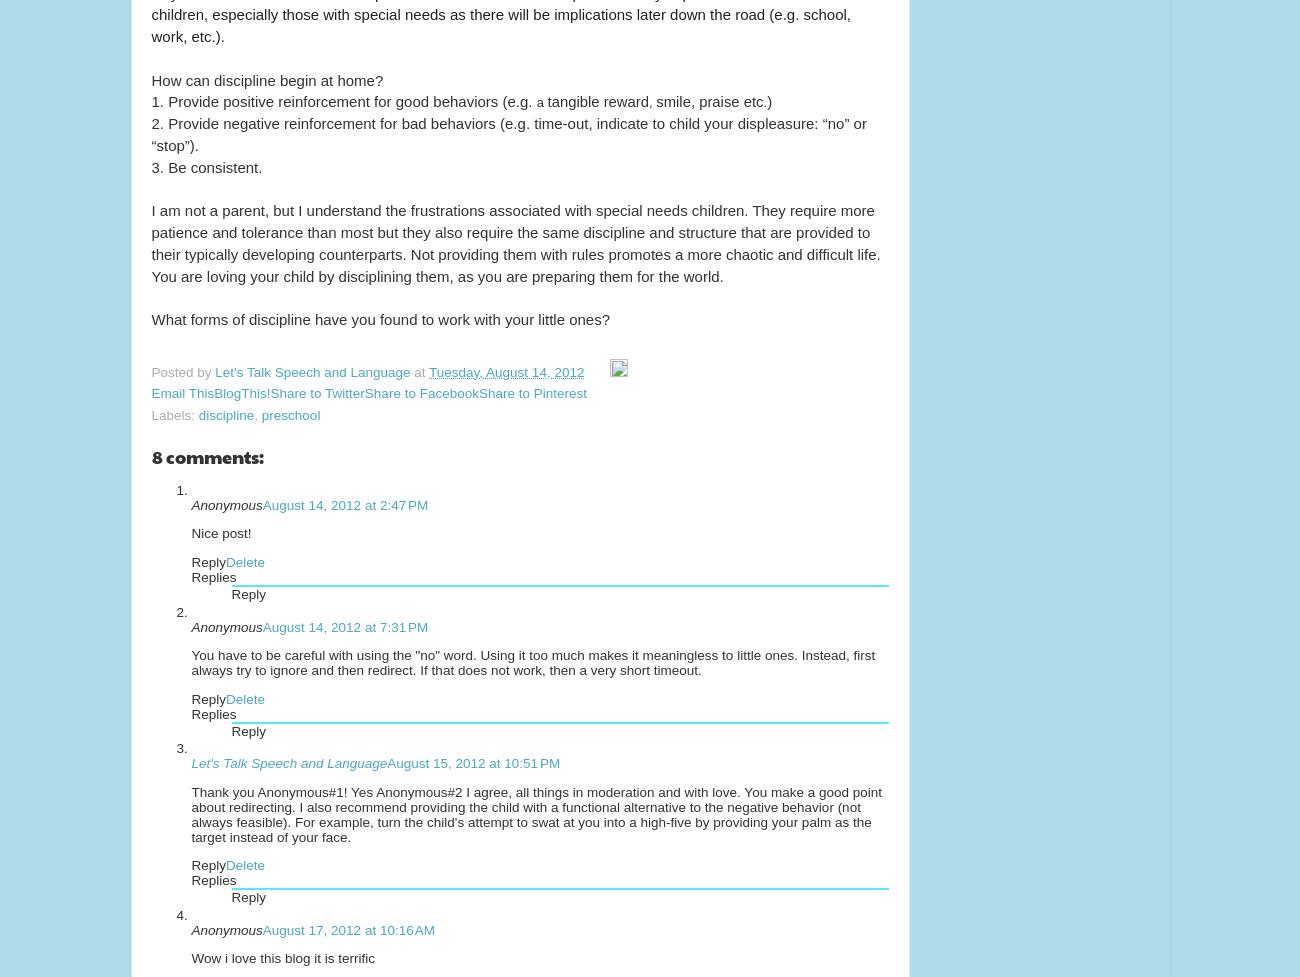 This screenshot has width=1300, height=977. Describe the element at coordinates (290, 414) in the screenshot. I see `'preschool'` at that location.